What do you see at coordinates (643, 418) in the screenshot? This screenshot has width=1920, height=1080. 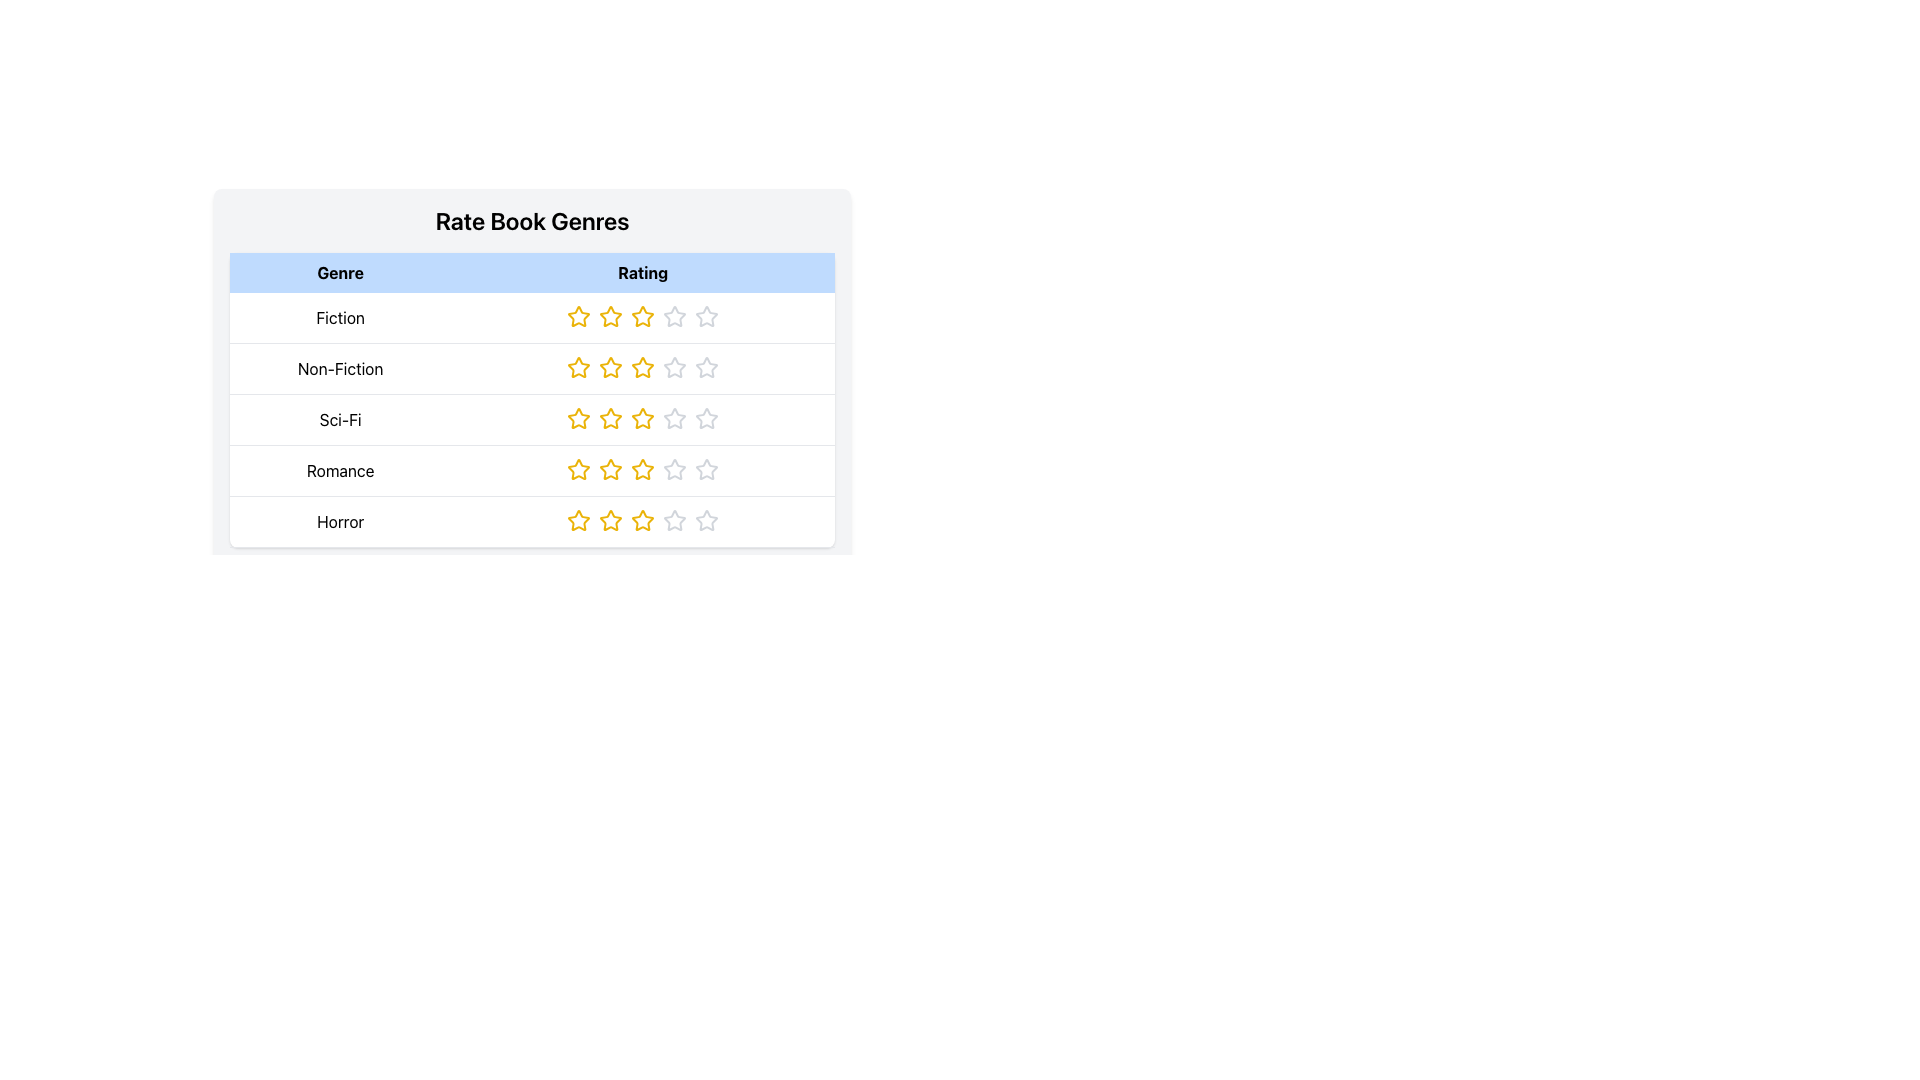 I see `the third star in the Rating column of the rating table to update the rating level` at bounding box center [643, 418].